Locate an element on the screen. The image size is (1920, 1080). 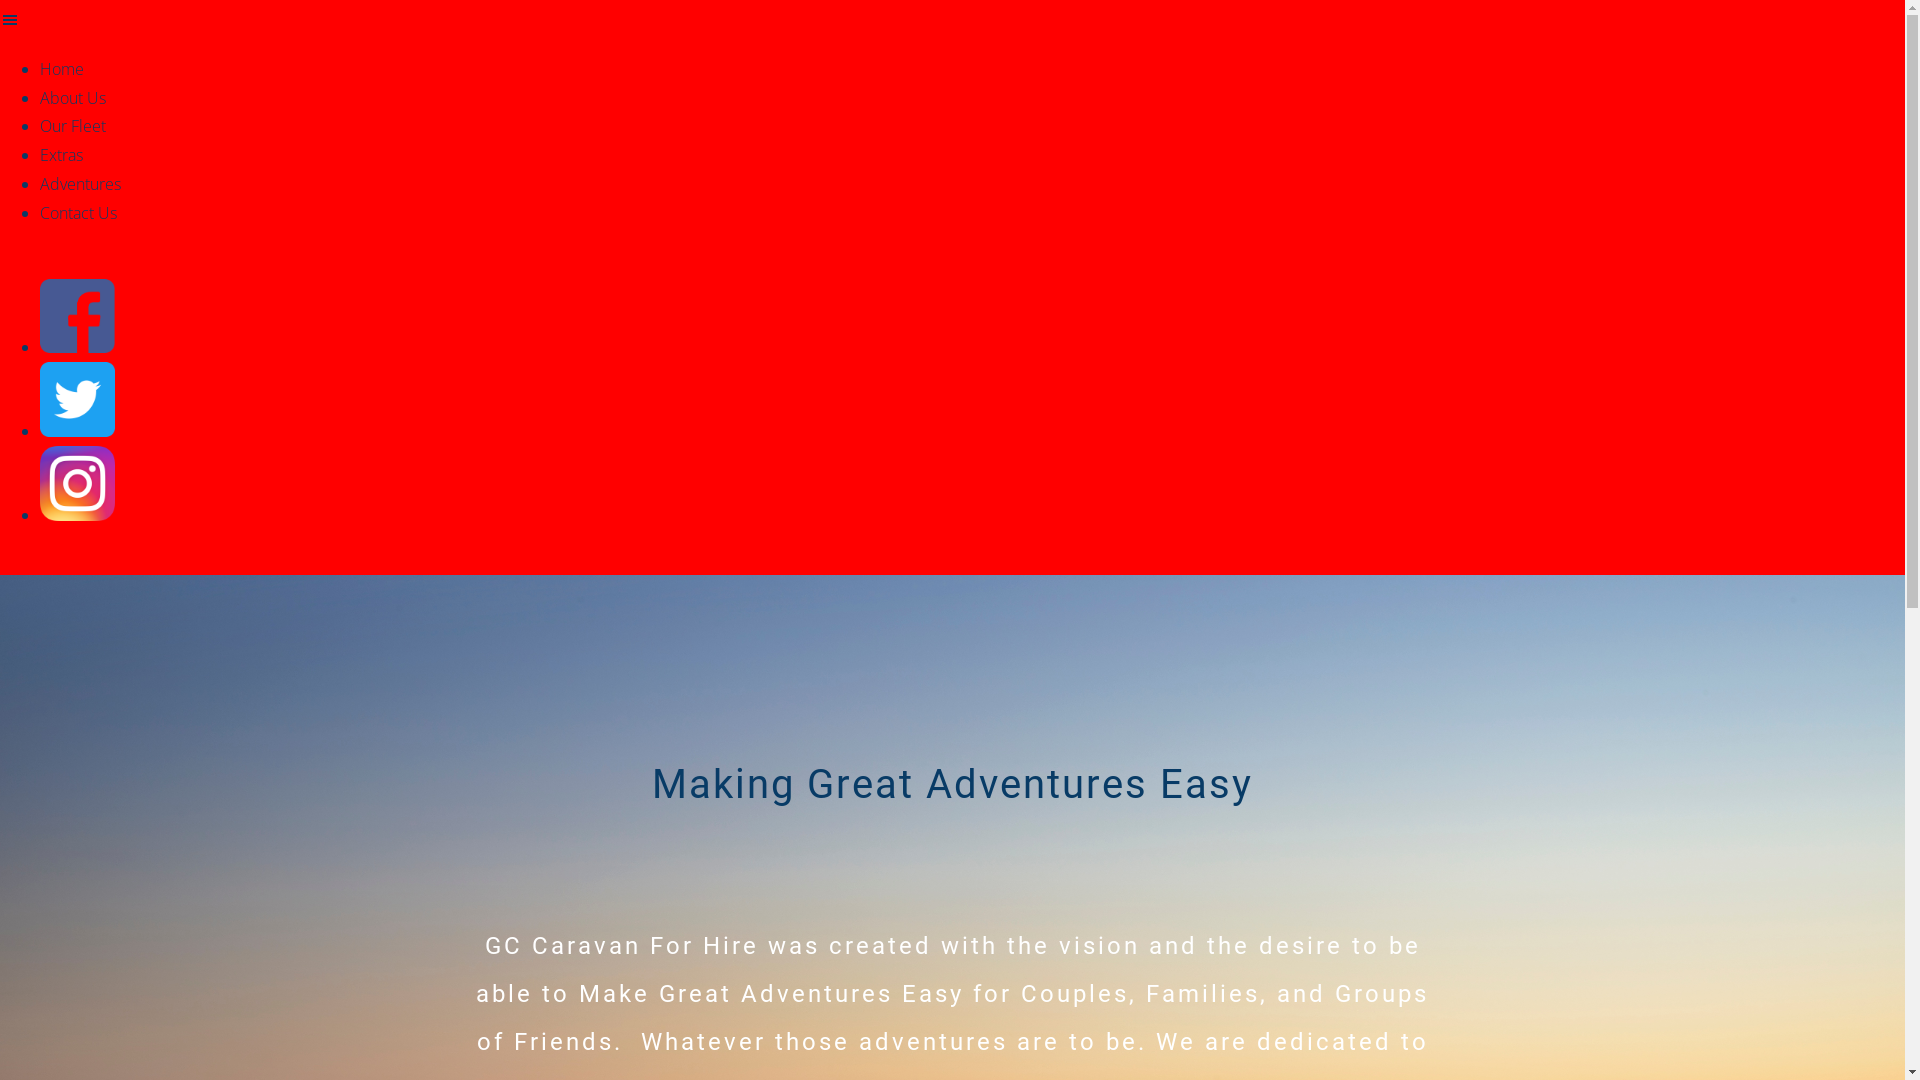
'Home' is located at coordinates (39, 68).